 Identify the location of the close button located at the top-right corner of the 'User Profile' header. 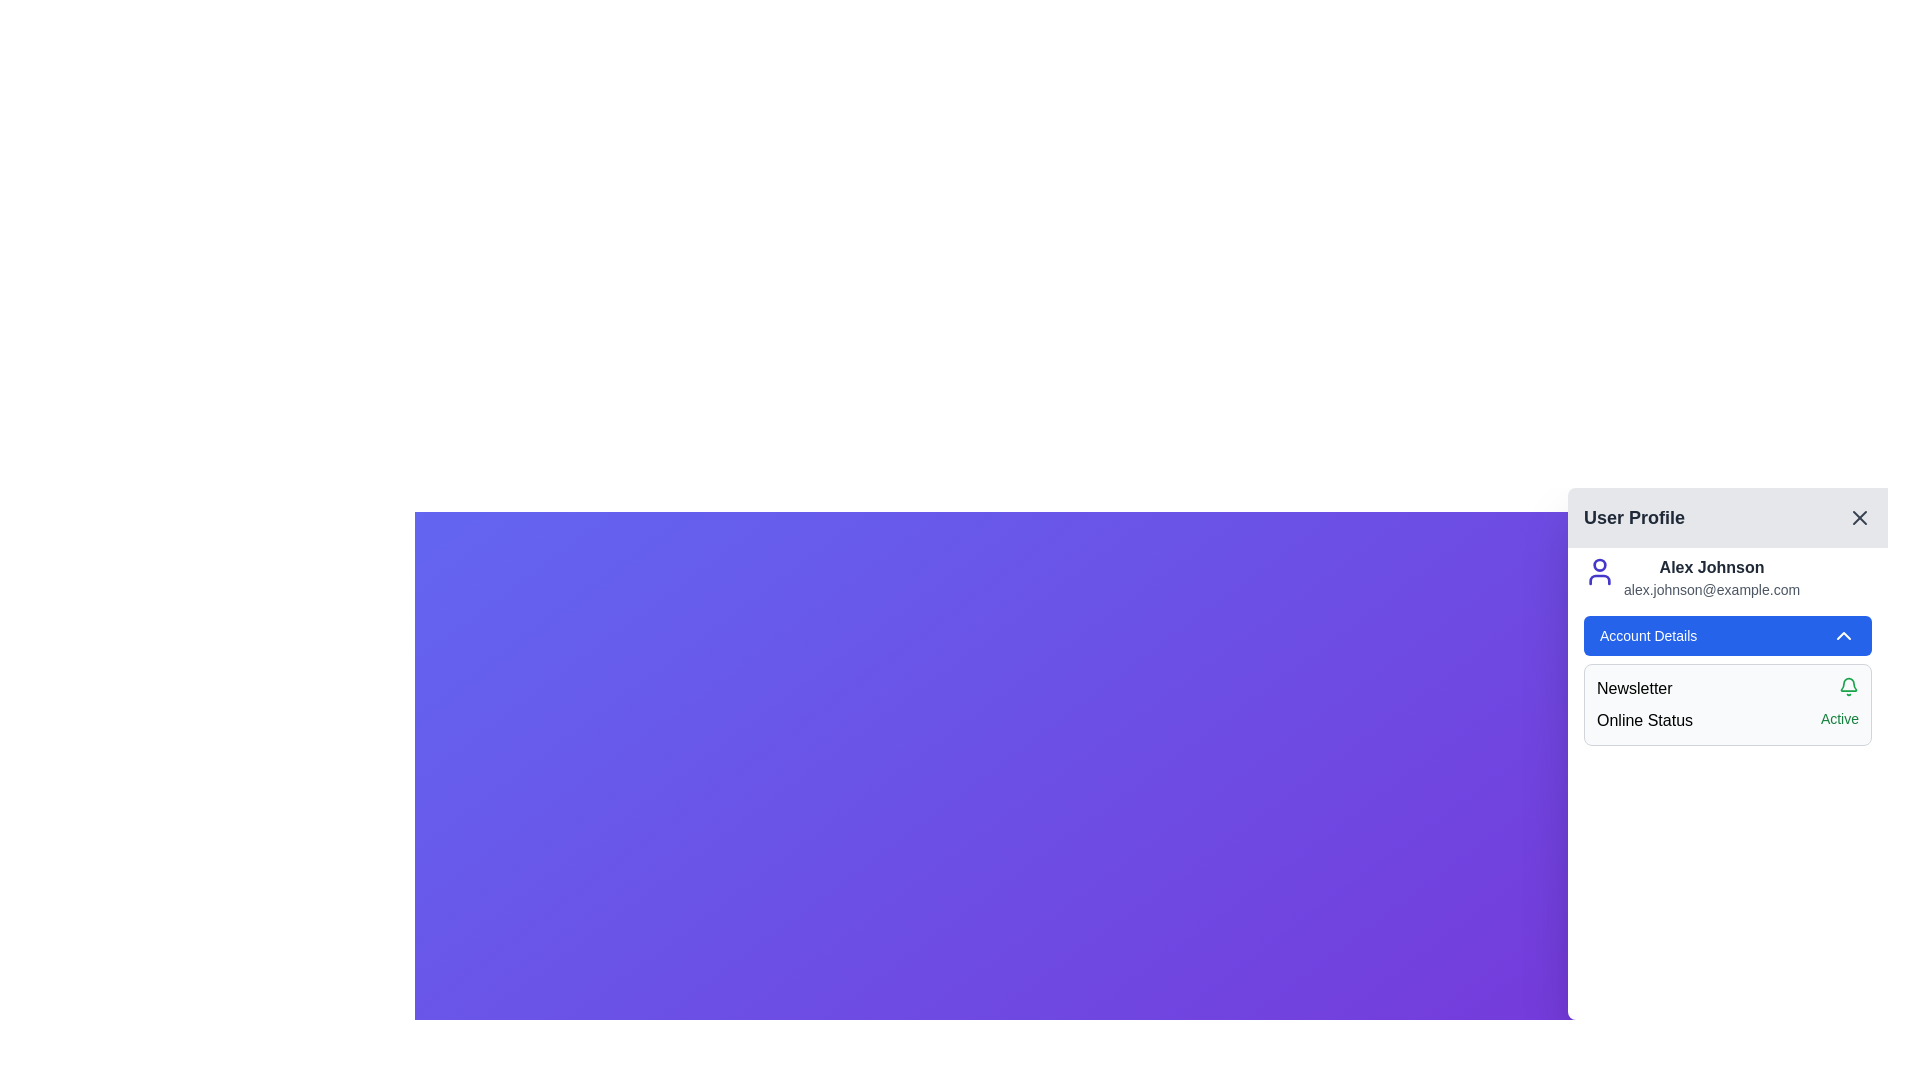
(1859, 516).